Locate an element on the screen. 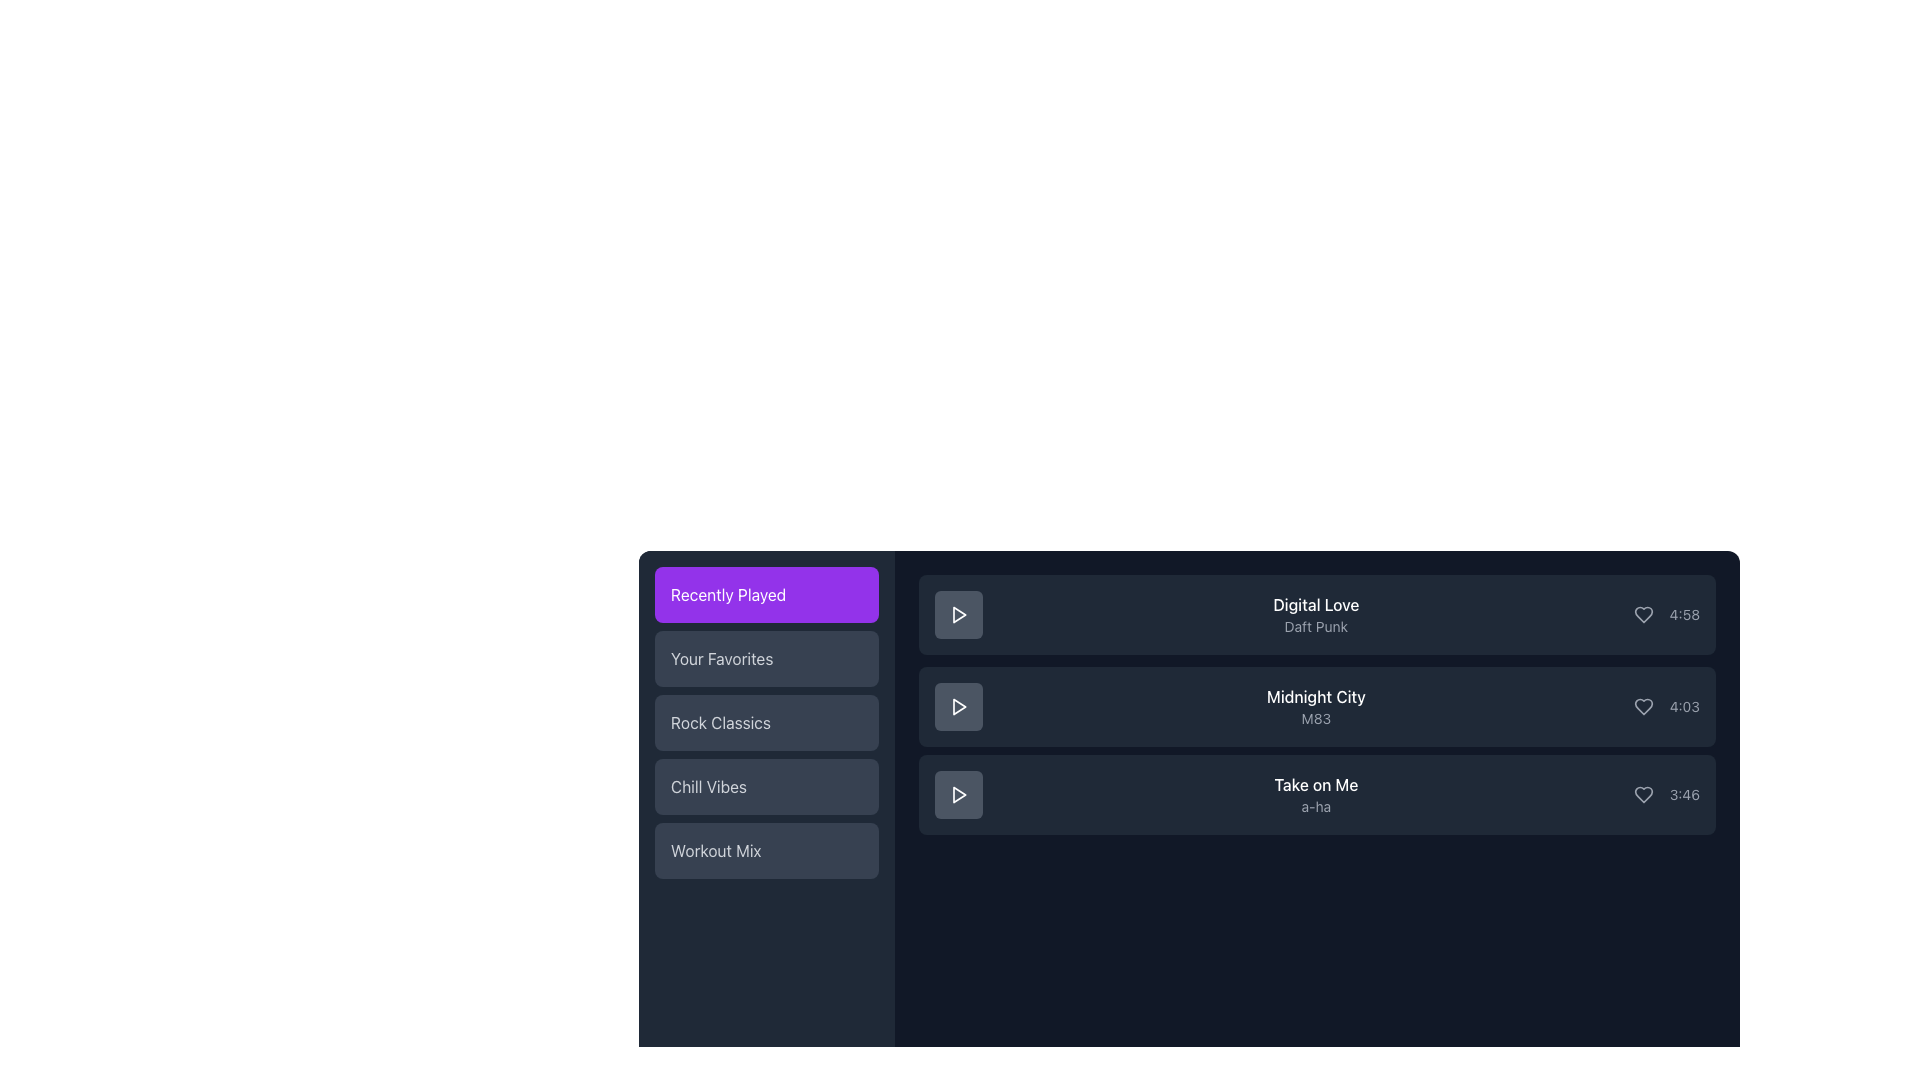 This screenshot has width=1920, height=1080. the song entry in the list of clickable items to play the song, located in the center-right area of the interface is located at coordinates (1317, 704).